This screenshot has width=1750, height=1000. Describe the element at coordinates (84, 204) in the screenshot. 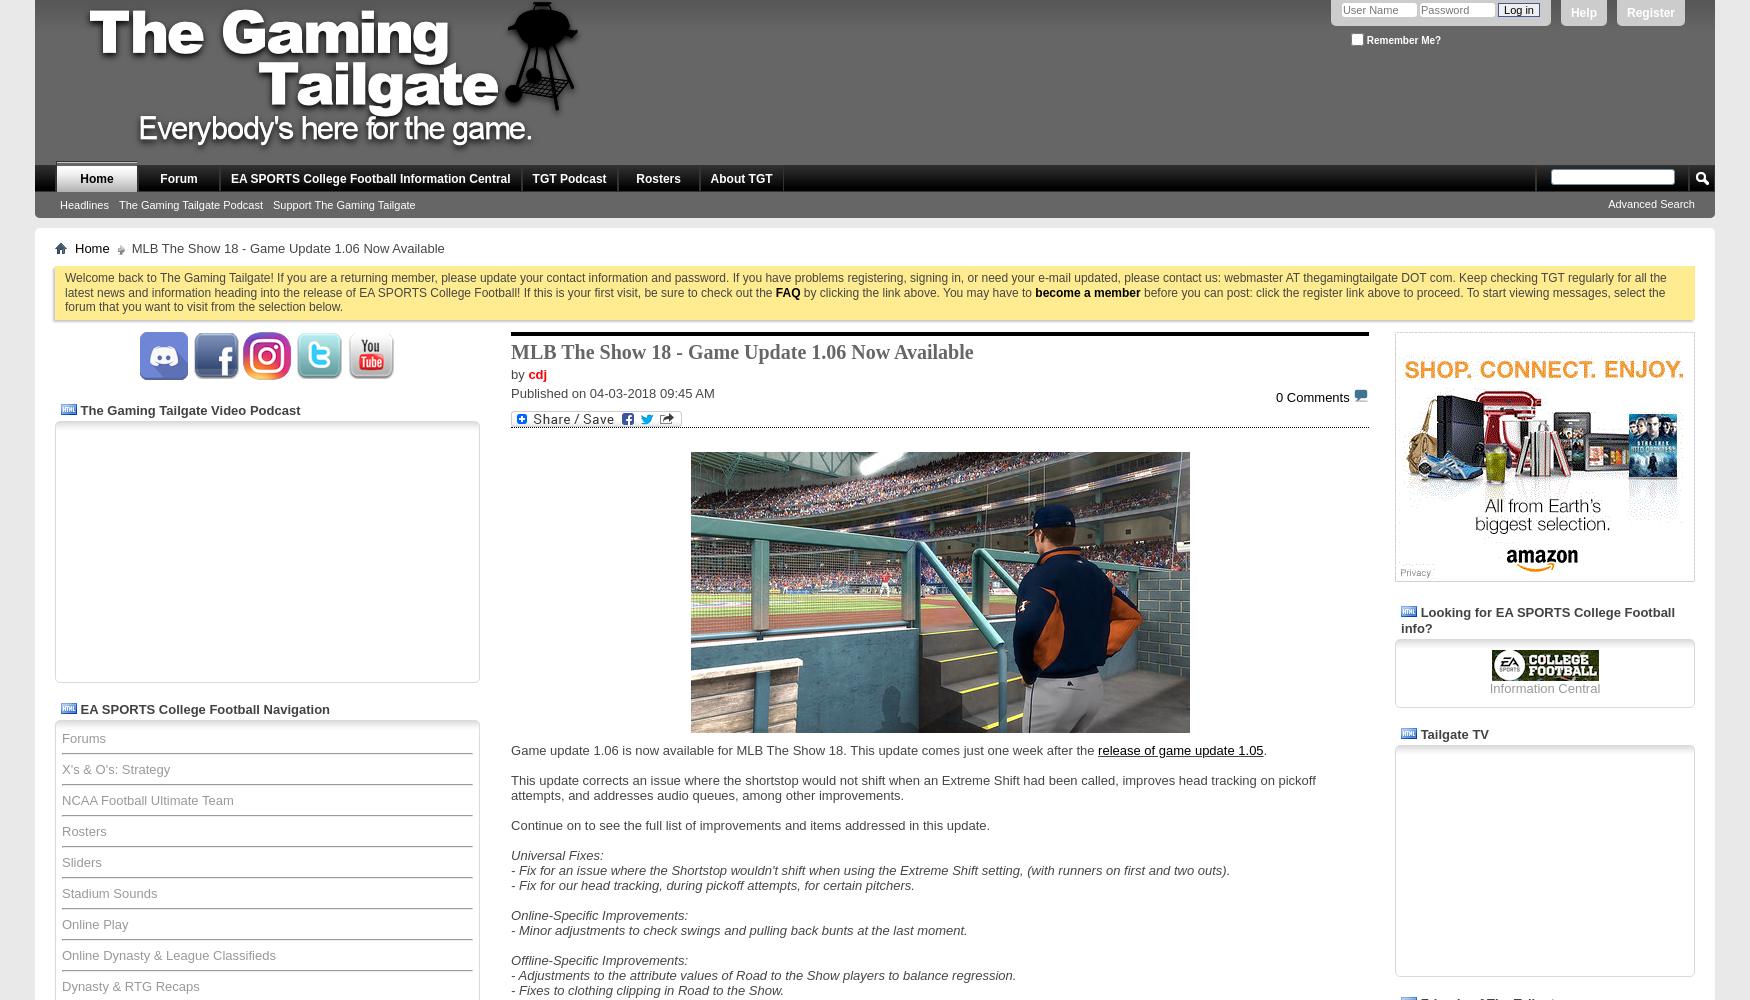

I see `'Headlines'` at that location.